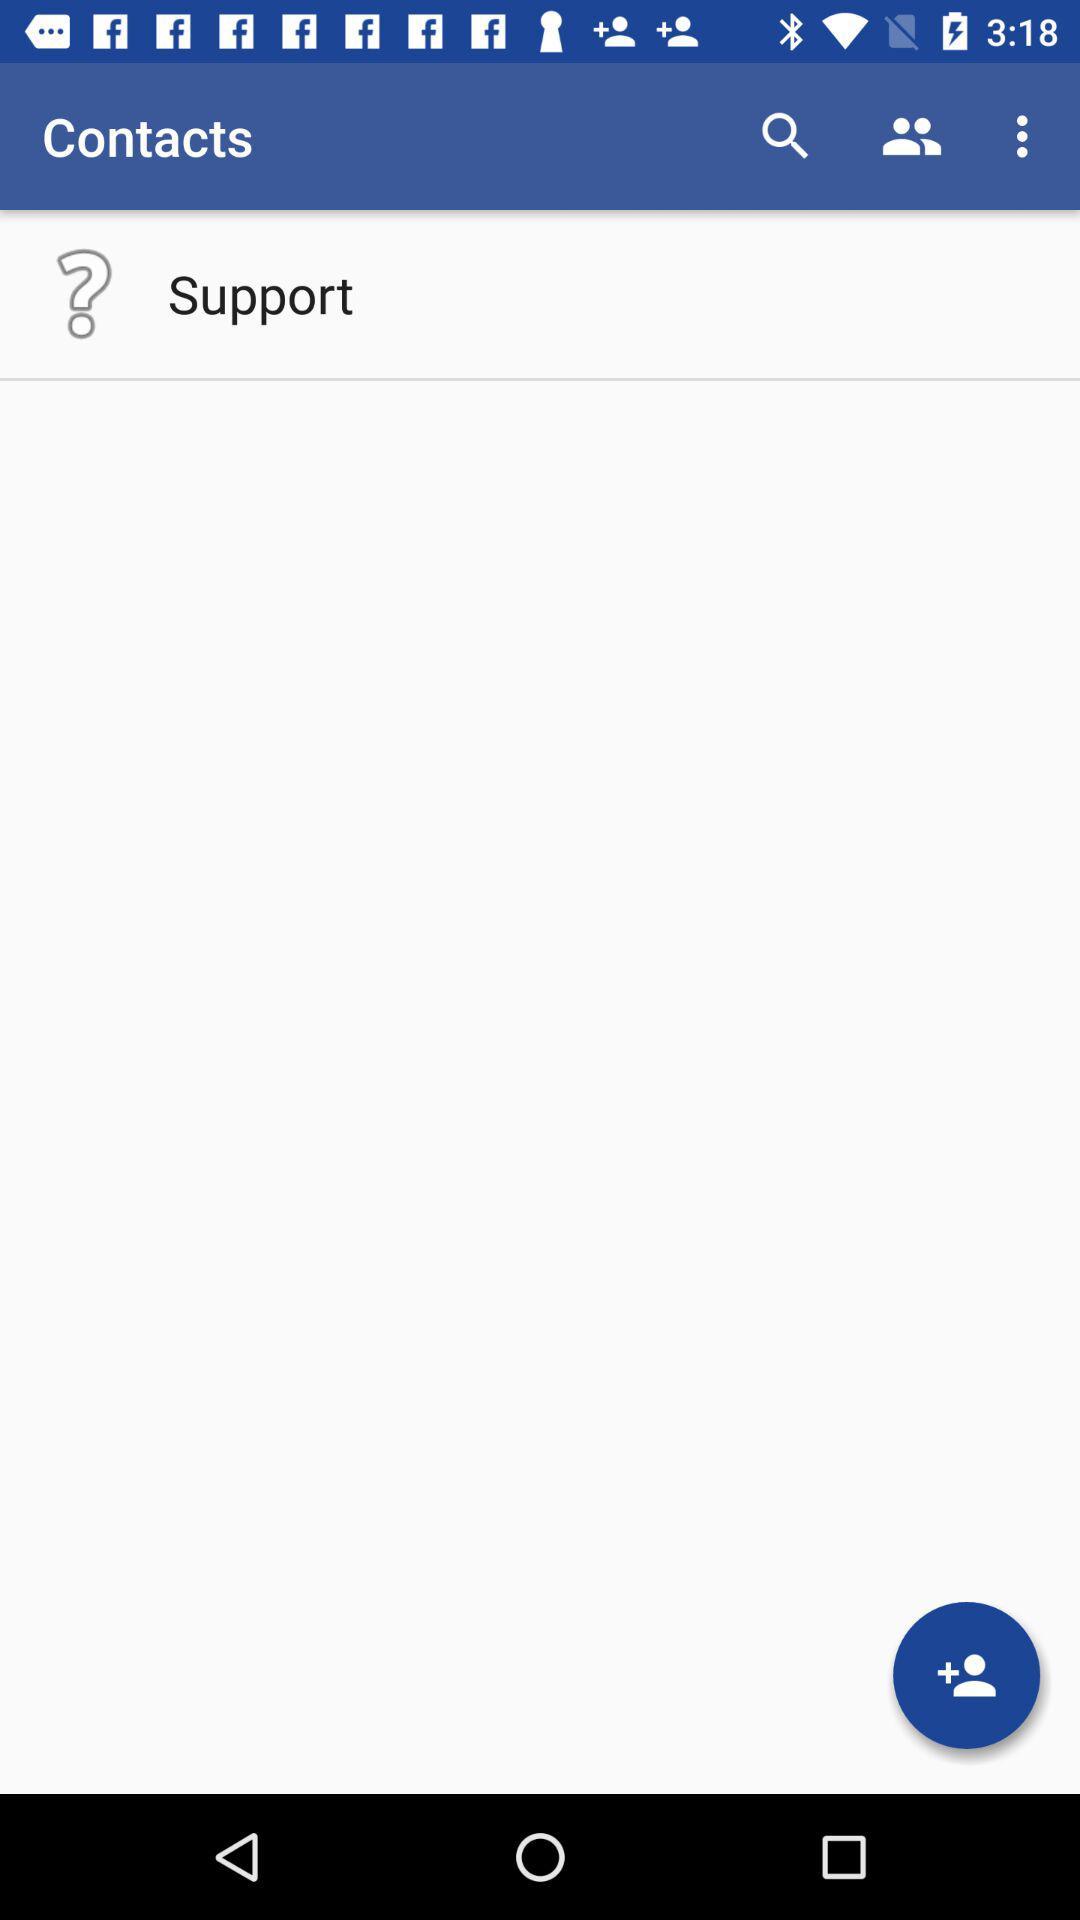  What do you see at coordinates (83, 292) in the screenshot?
I see `open help menu` at bounding box center [83, 292].